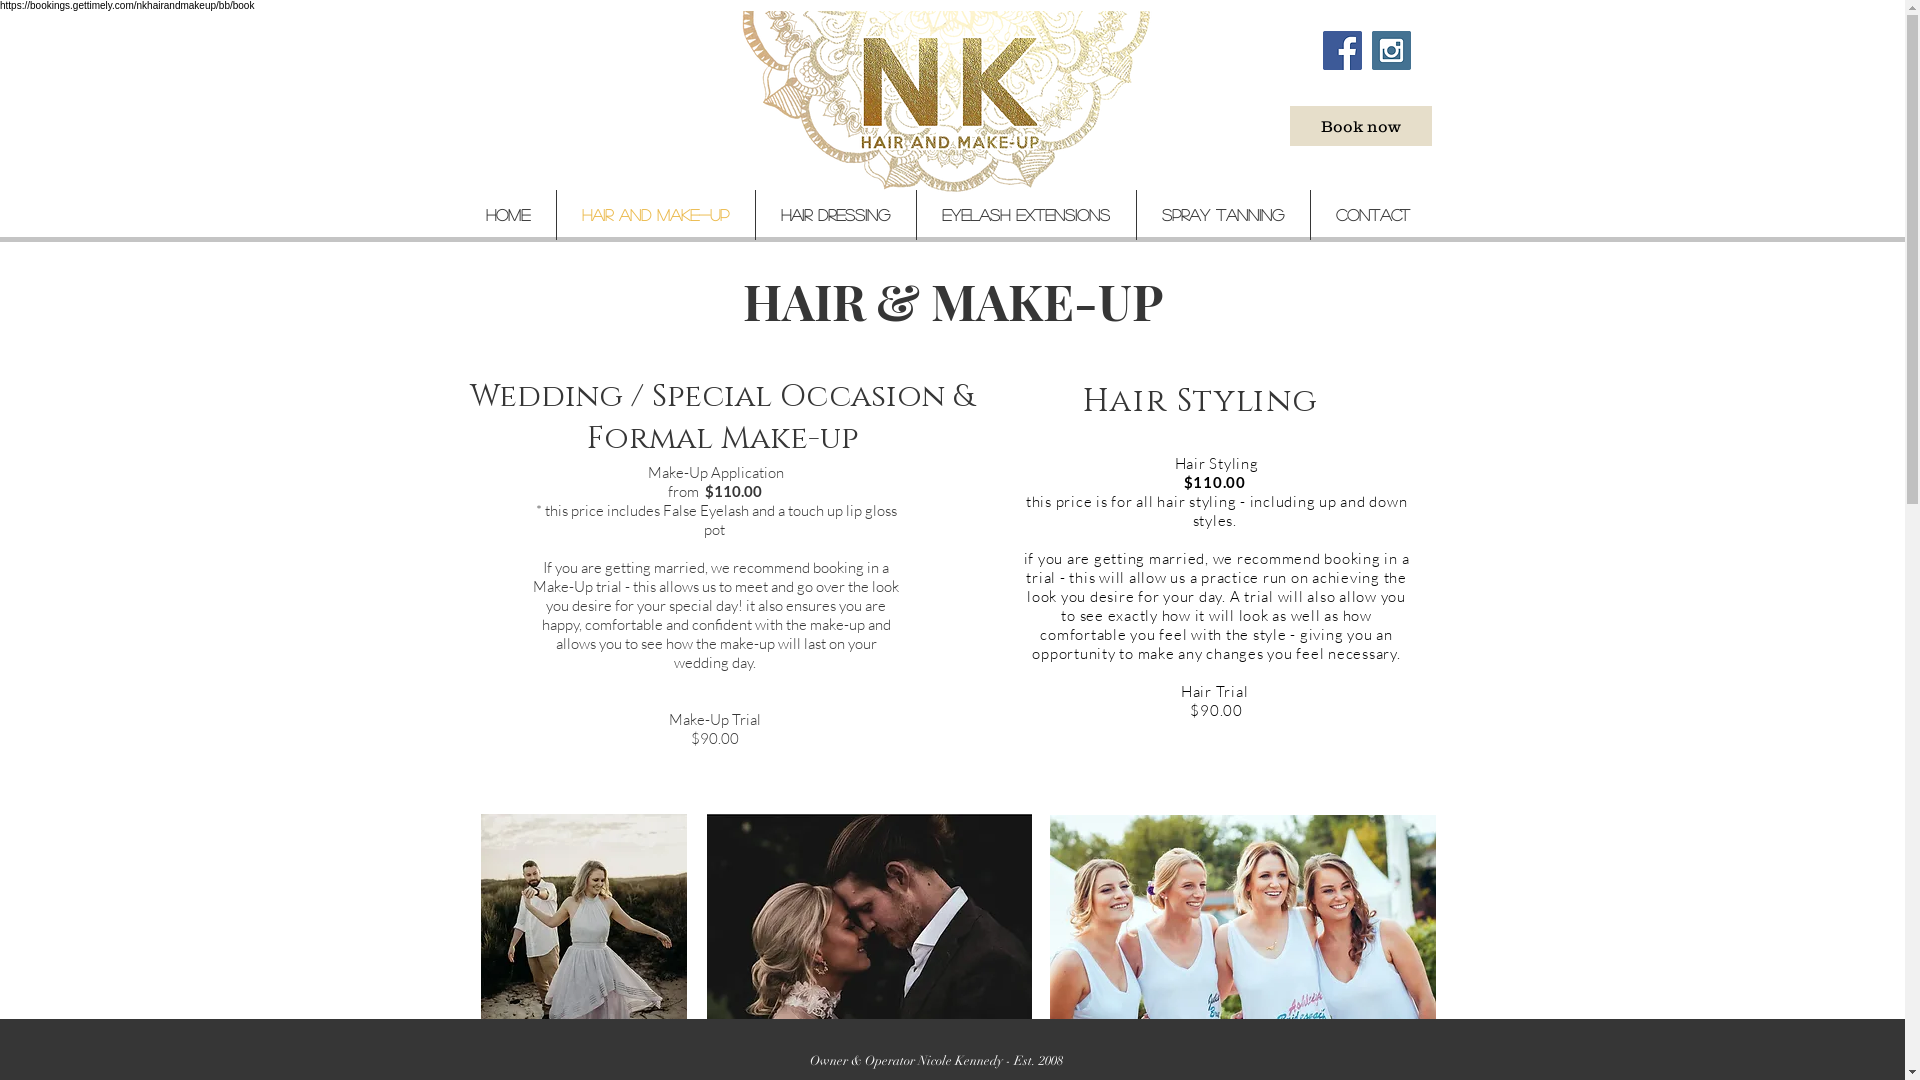 Image resolution: width=1920 pixels, height=1080 pixels. I want to click on 'Eyelash Extensions', so click(1025, 215).